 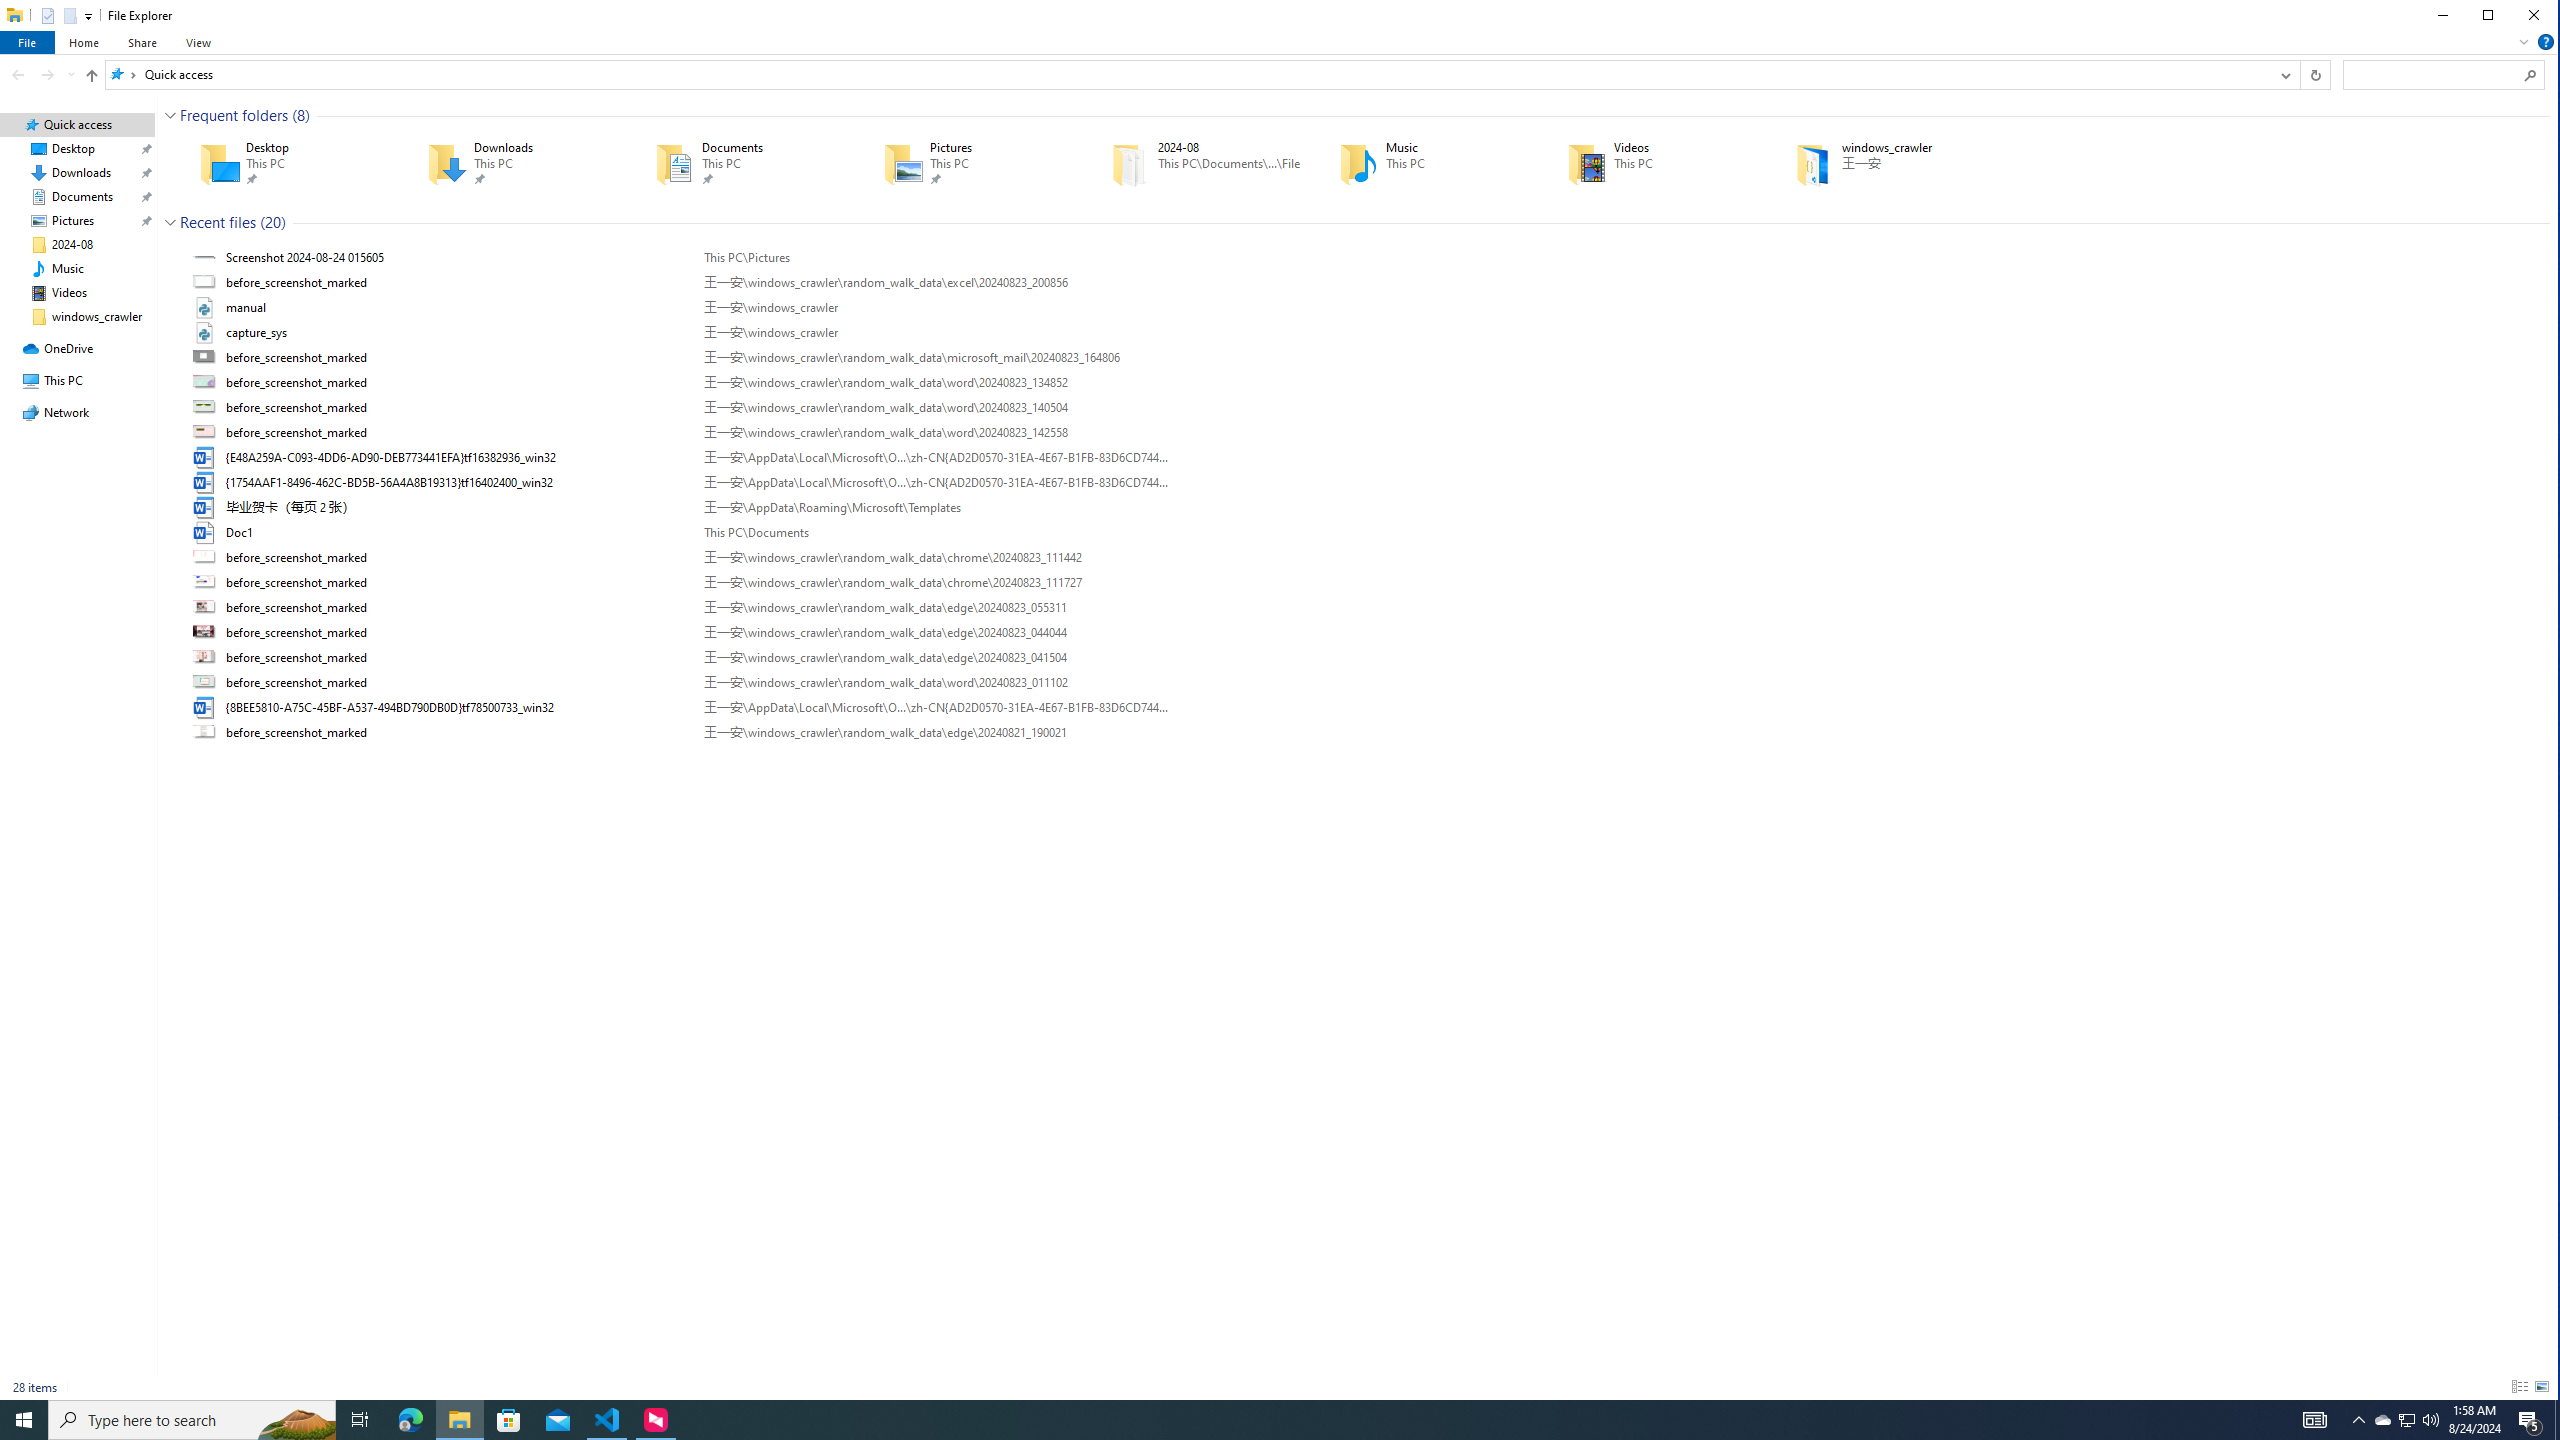 What do you see at coordinates (171, 222) in the screenshot?
I see `'Collapse Group'` at bounding box center [171, 222].